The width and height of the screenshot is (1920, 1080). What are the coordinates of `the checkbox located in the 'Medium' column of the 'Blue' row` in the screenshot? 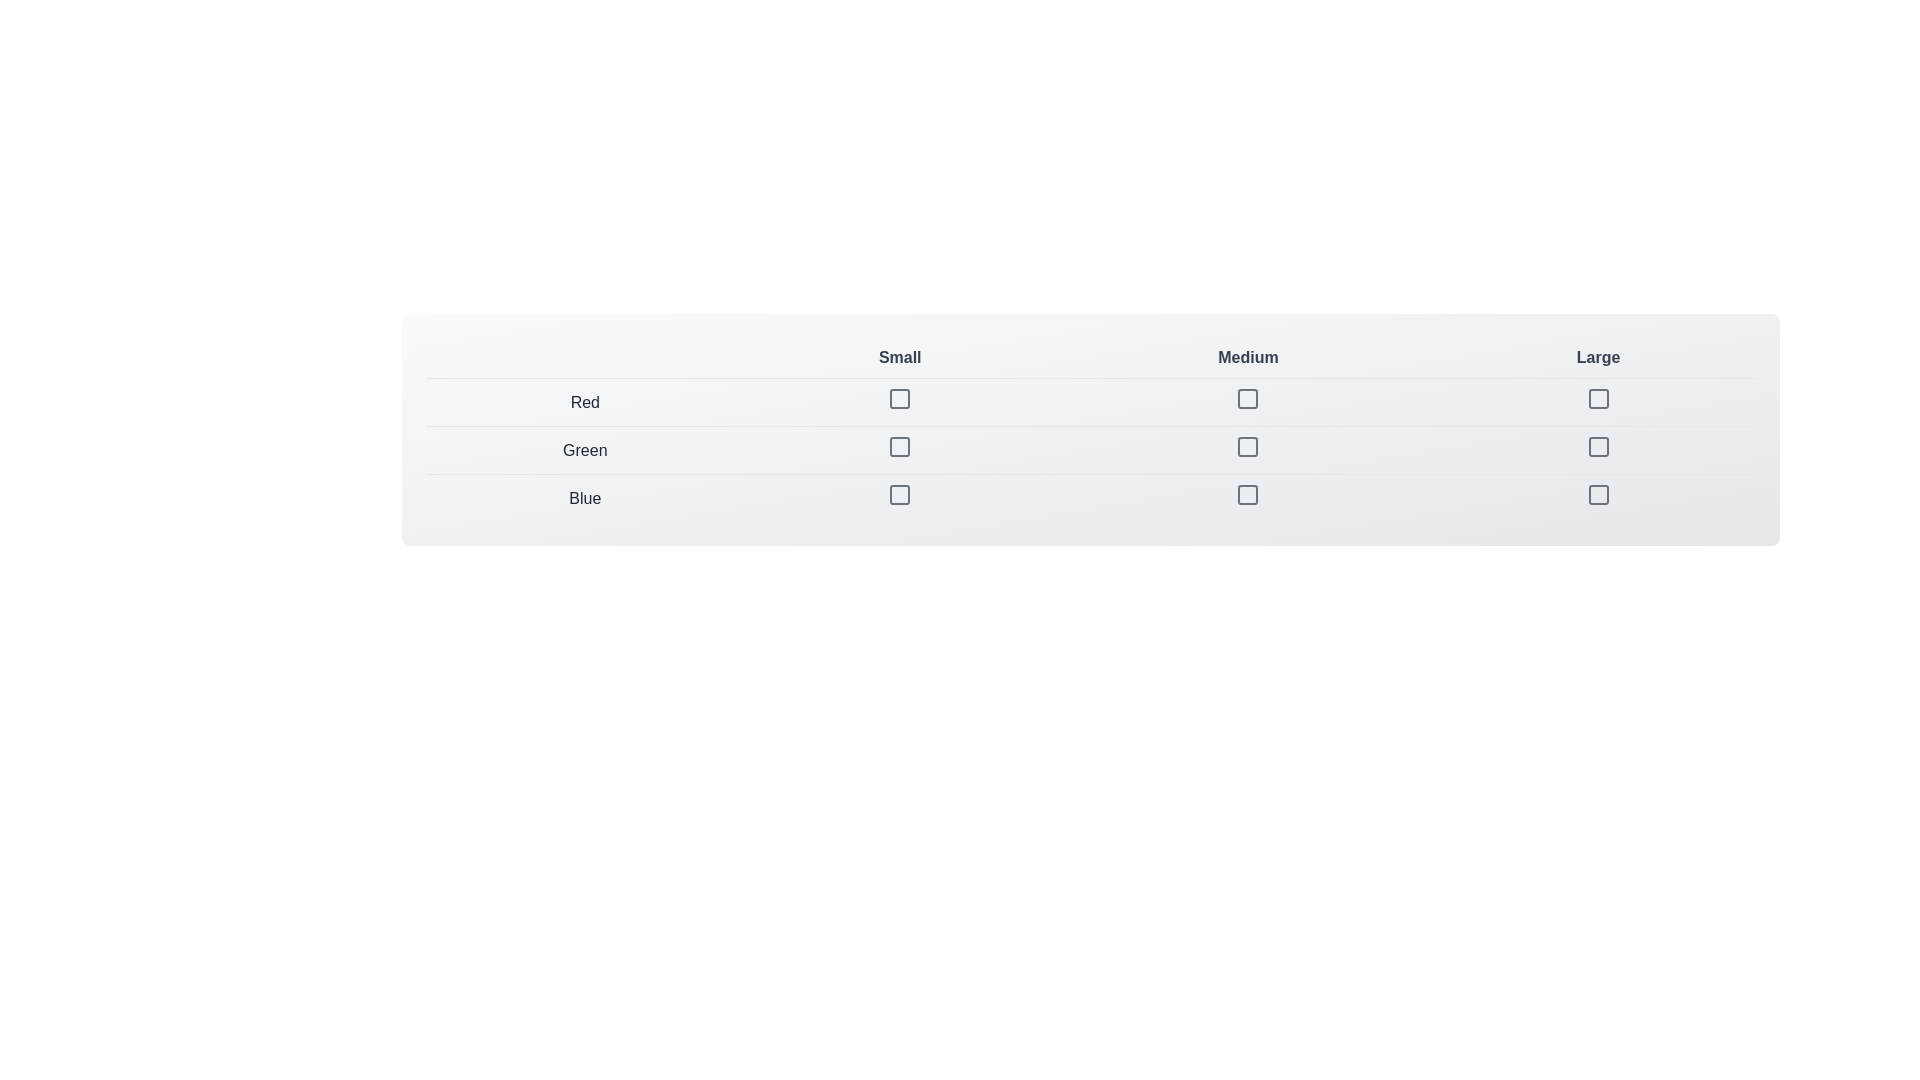 It's located at (1247, 494).